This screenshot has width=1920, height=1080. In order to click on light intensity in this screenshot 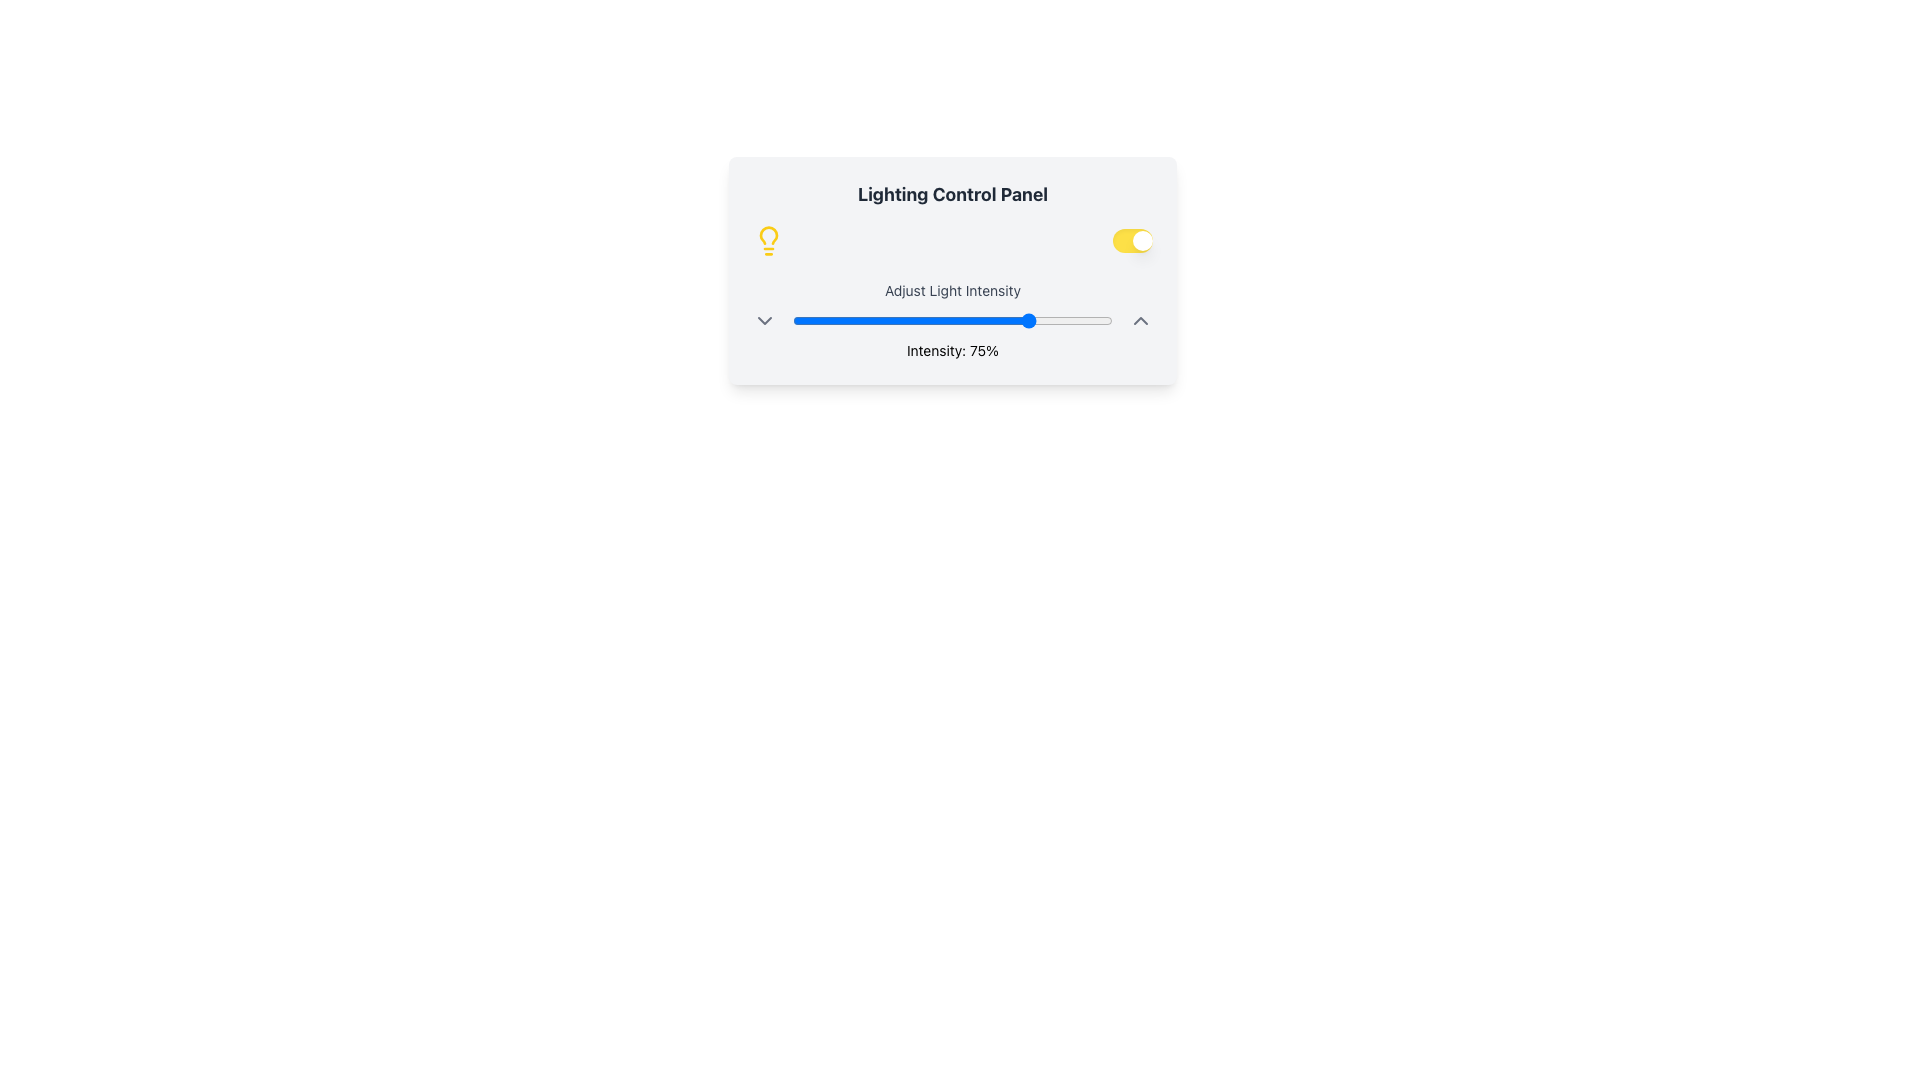, I will do `click(965, 319)`.